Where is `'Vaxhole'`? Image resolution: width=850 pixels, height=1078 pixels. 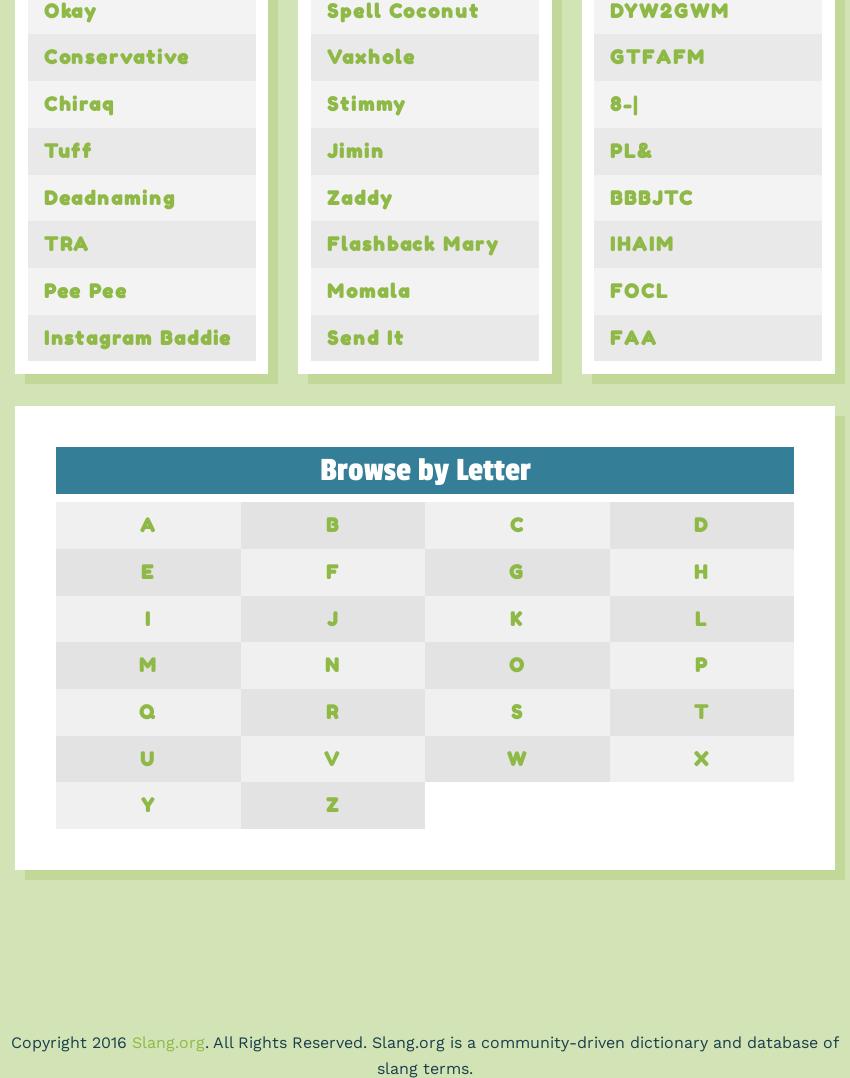
'Vaxhole' is located at coordinates (369, 57).